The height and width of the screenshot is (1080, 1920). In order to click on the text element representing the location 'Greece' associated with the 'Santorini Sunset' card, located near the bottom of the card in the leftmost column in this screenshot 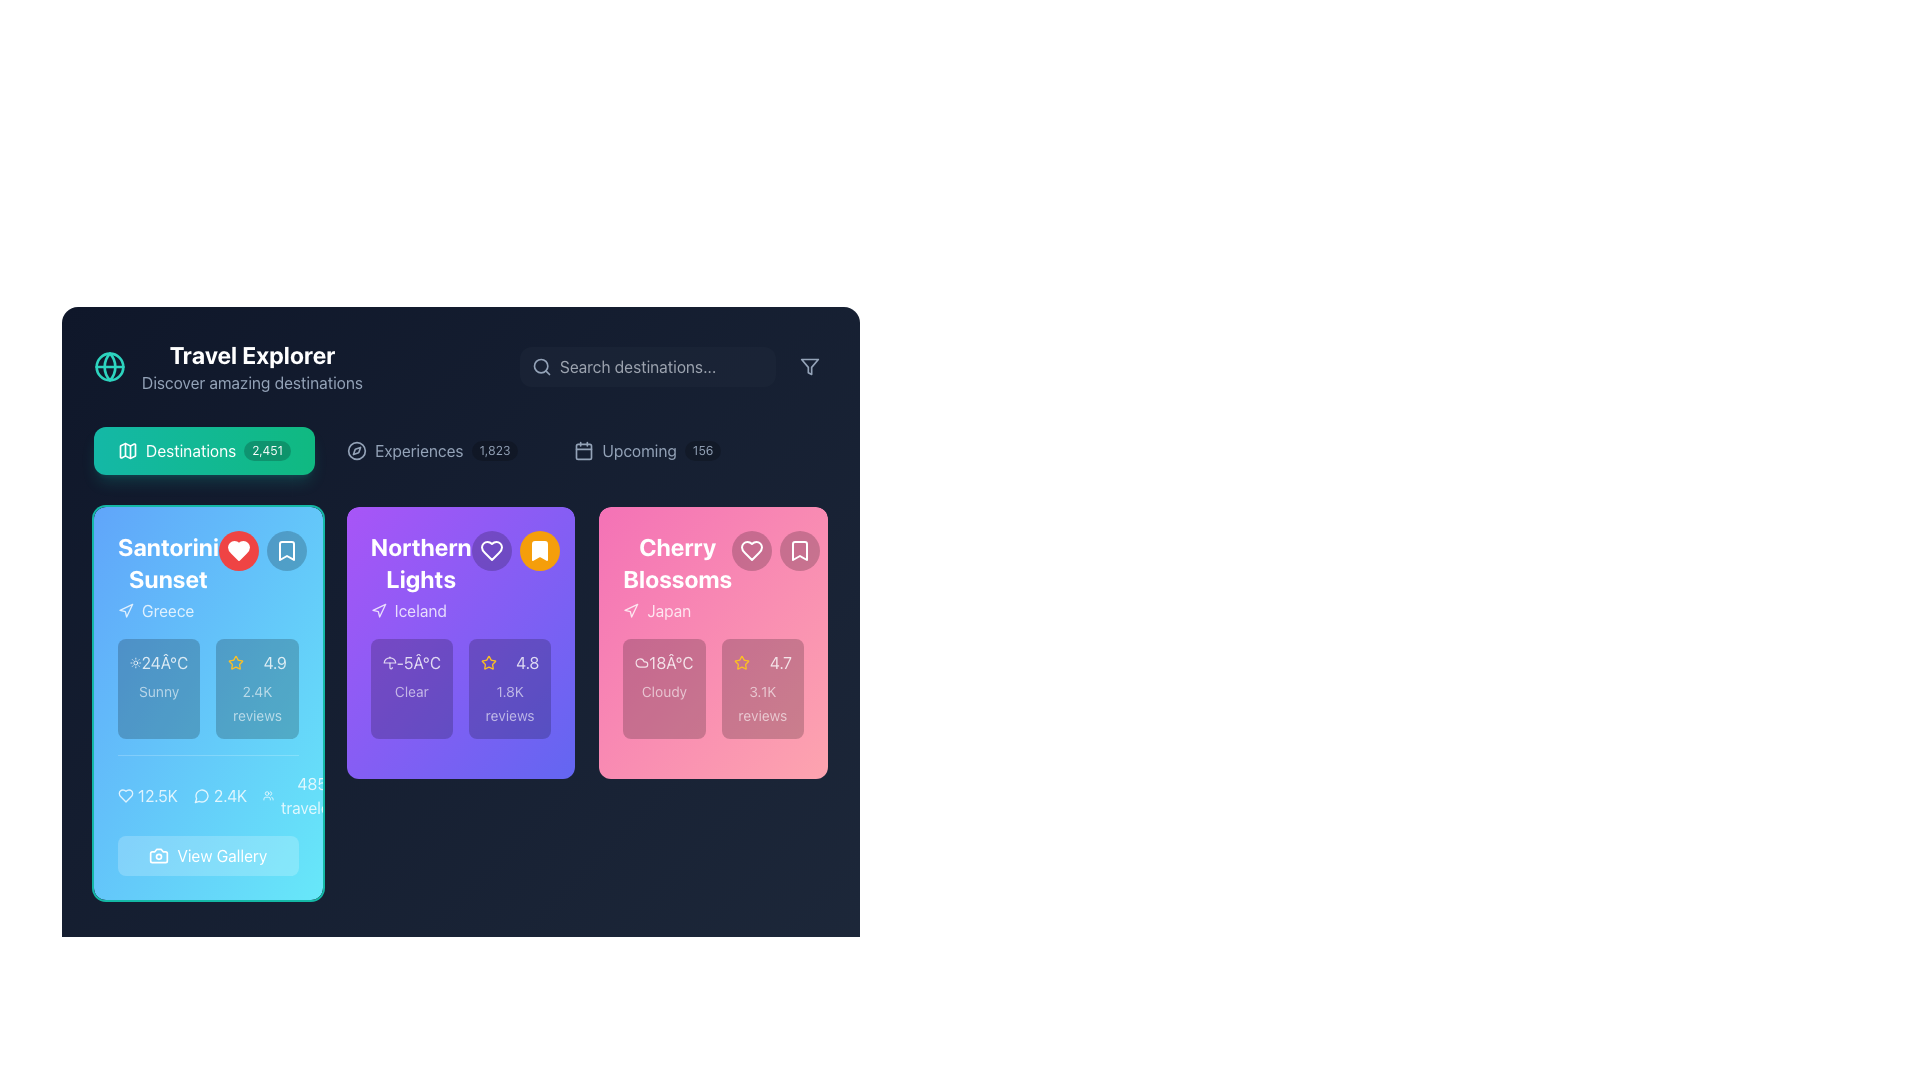, I will do `click(168, 609)`.